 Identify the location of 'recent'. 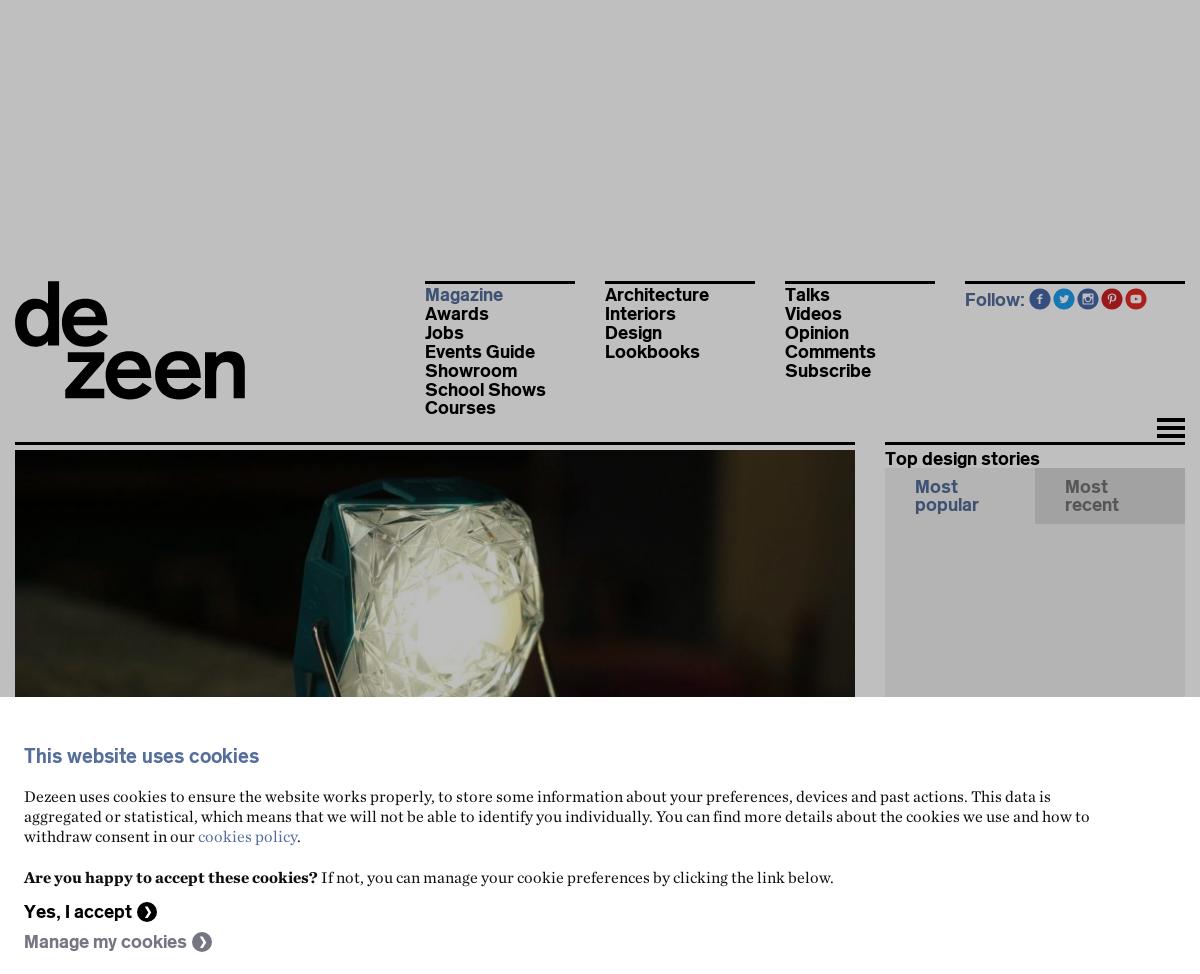
(1064, 505).